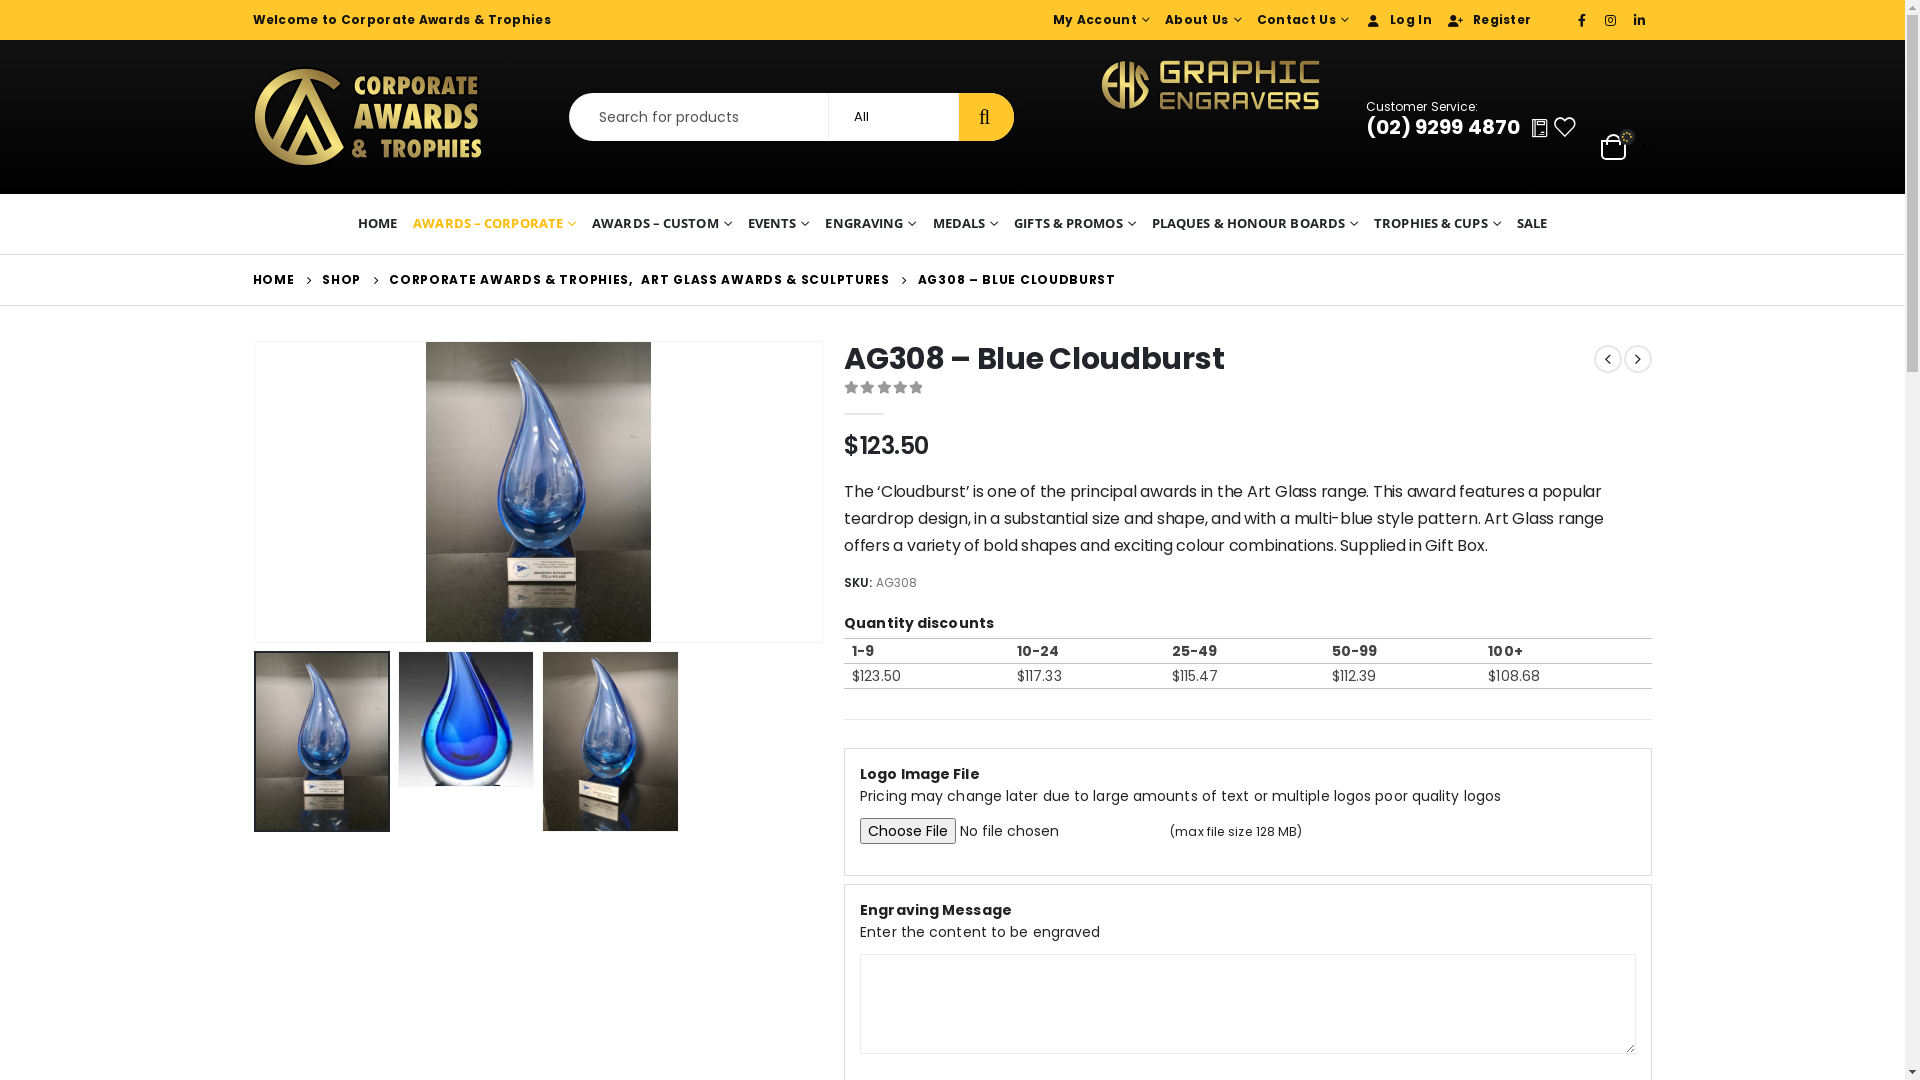 This screenshot has height=1080, width=1920. I want to click on 'ENGRAVING', so click(870, 223).